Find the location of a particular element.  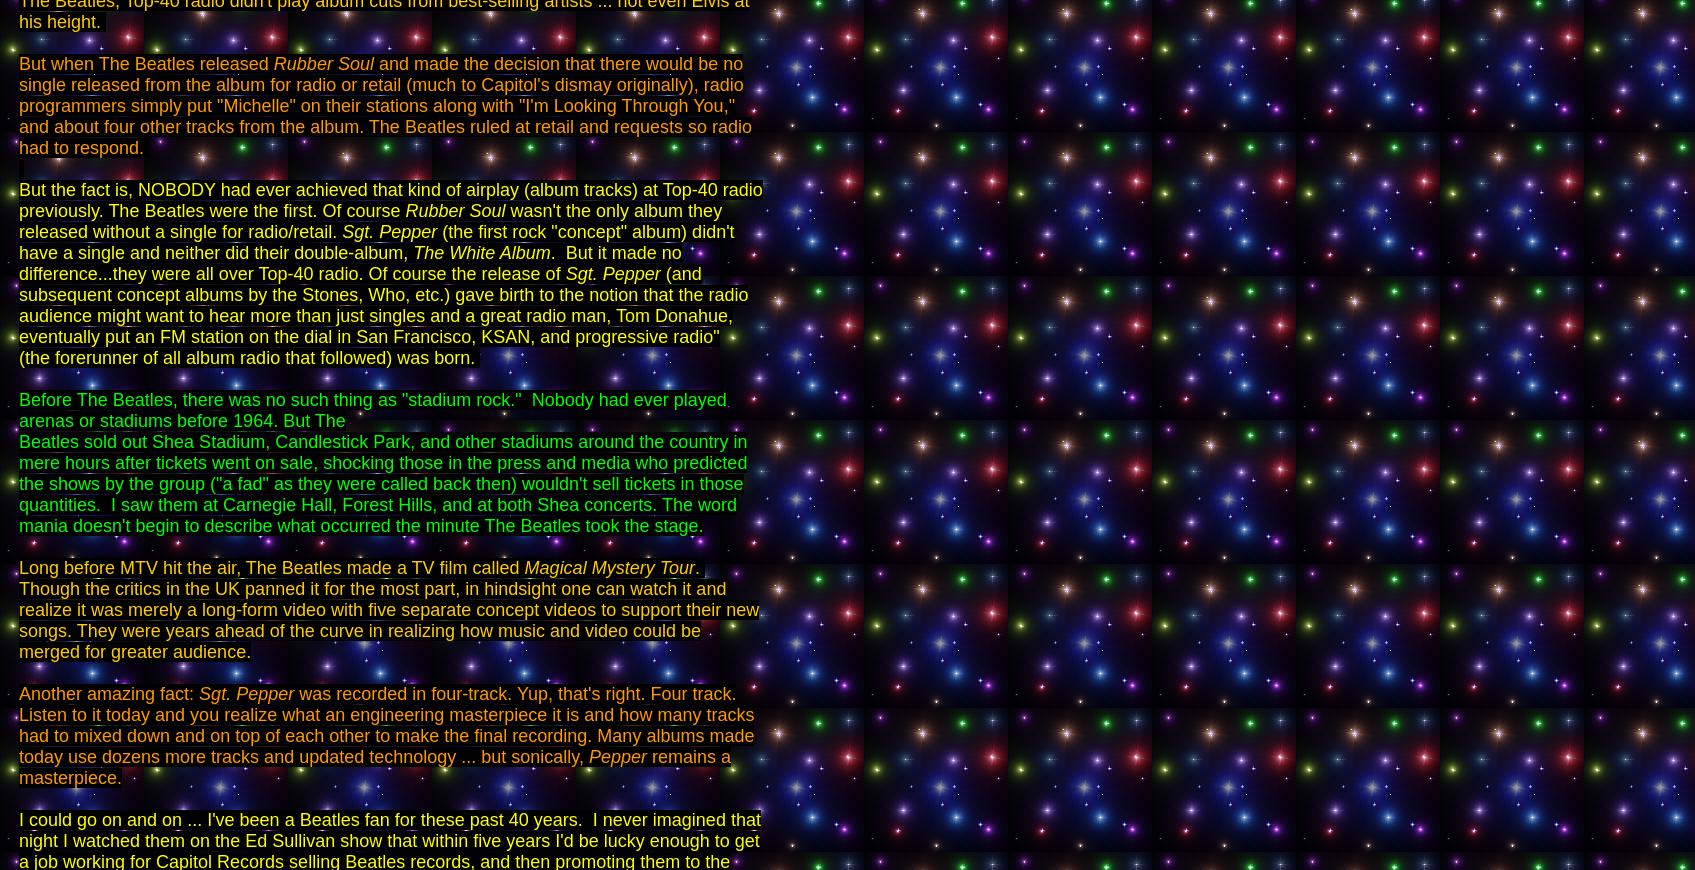

'Before The Beatles, there was no such thing as "stadium rock."  Nobody had ever
                           played arenas or stadiums before 1964. But The' is located at coordinates (371, 410).